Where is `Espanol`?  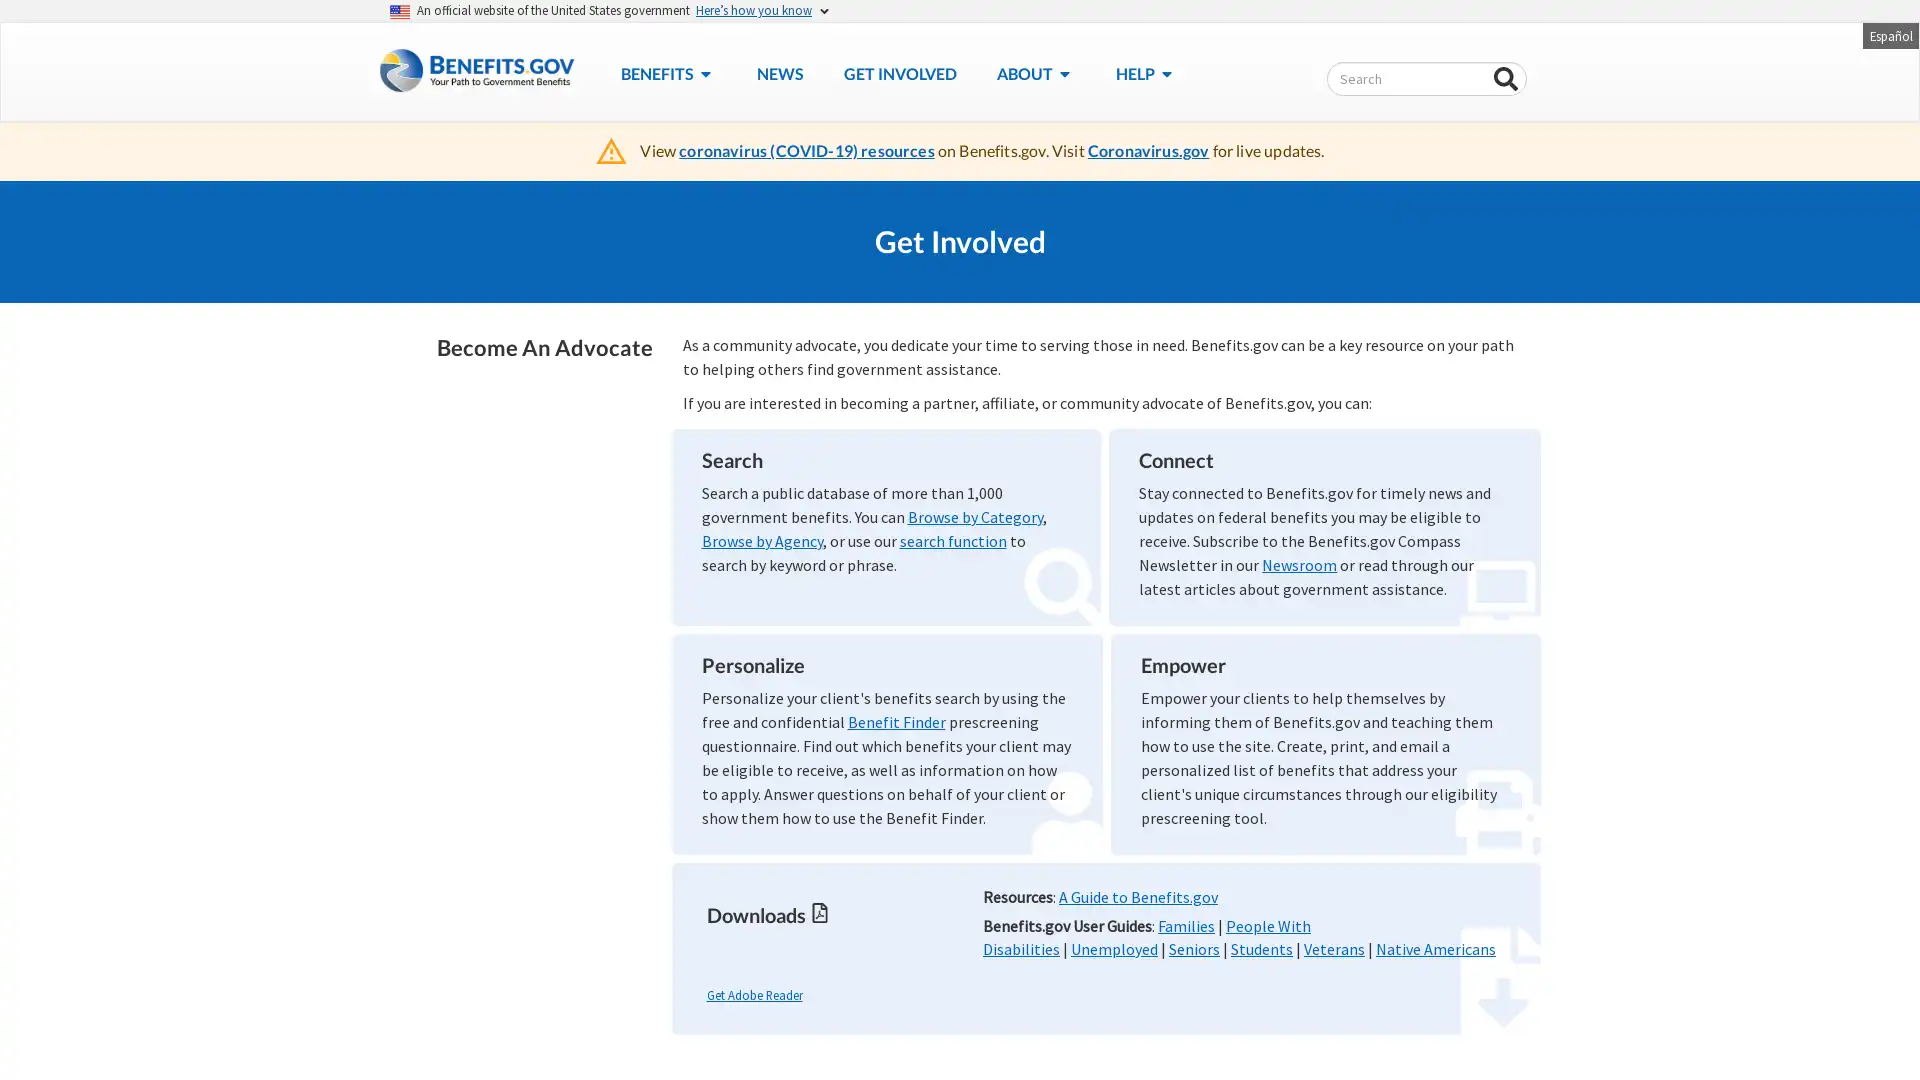
Espanol is located at coordinates (1889, 34).